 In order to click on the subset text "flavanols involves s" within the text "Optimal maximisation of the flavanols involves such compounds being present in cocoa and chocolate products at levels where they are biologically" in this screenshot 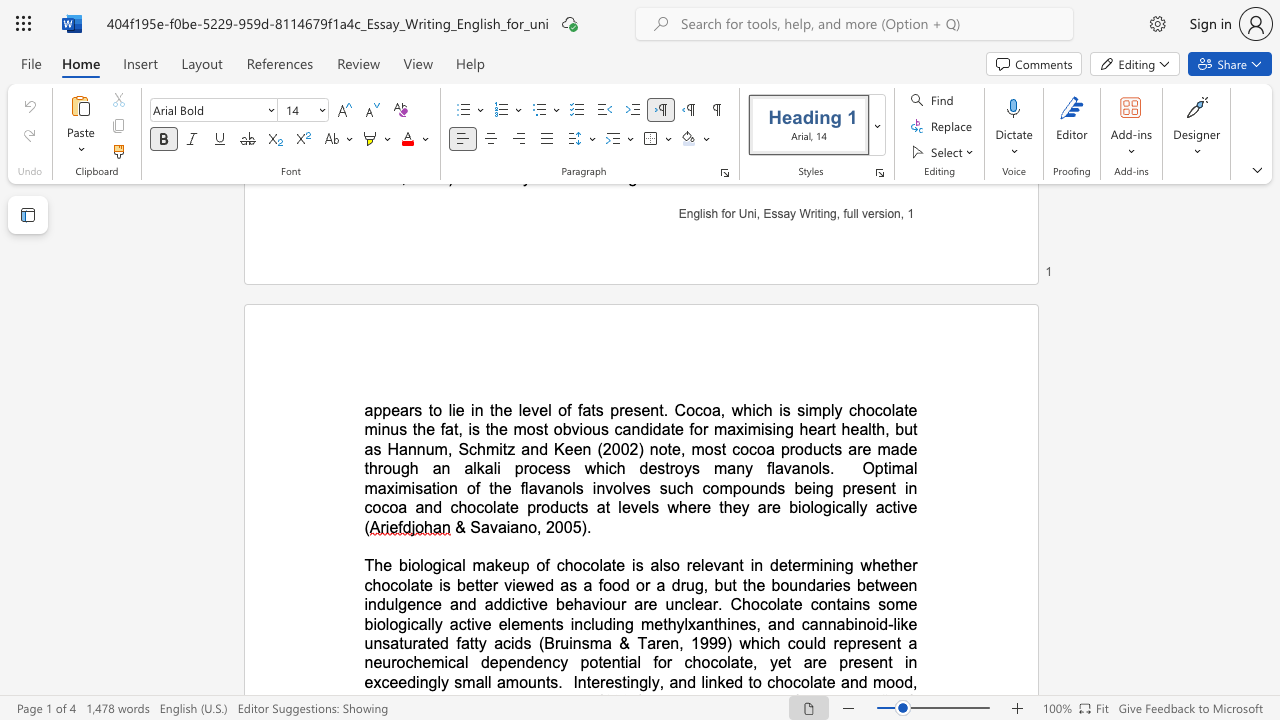, I will do `click(520, 488)`.